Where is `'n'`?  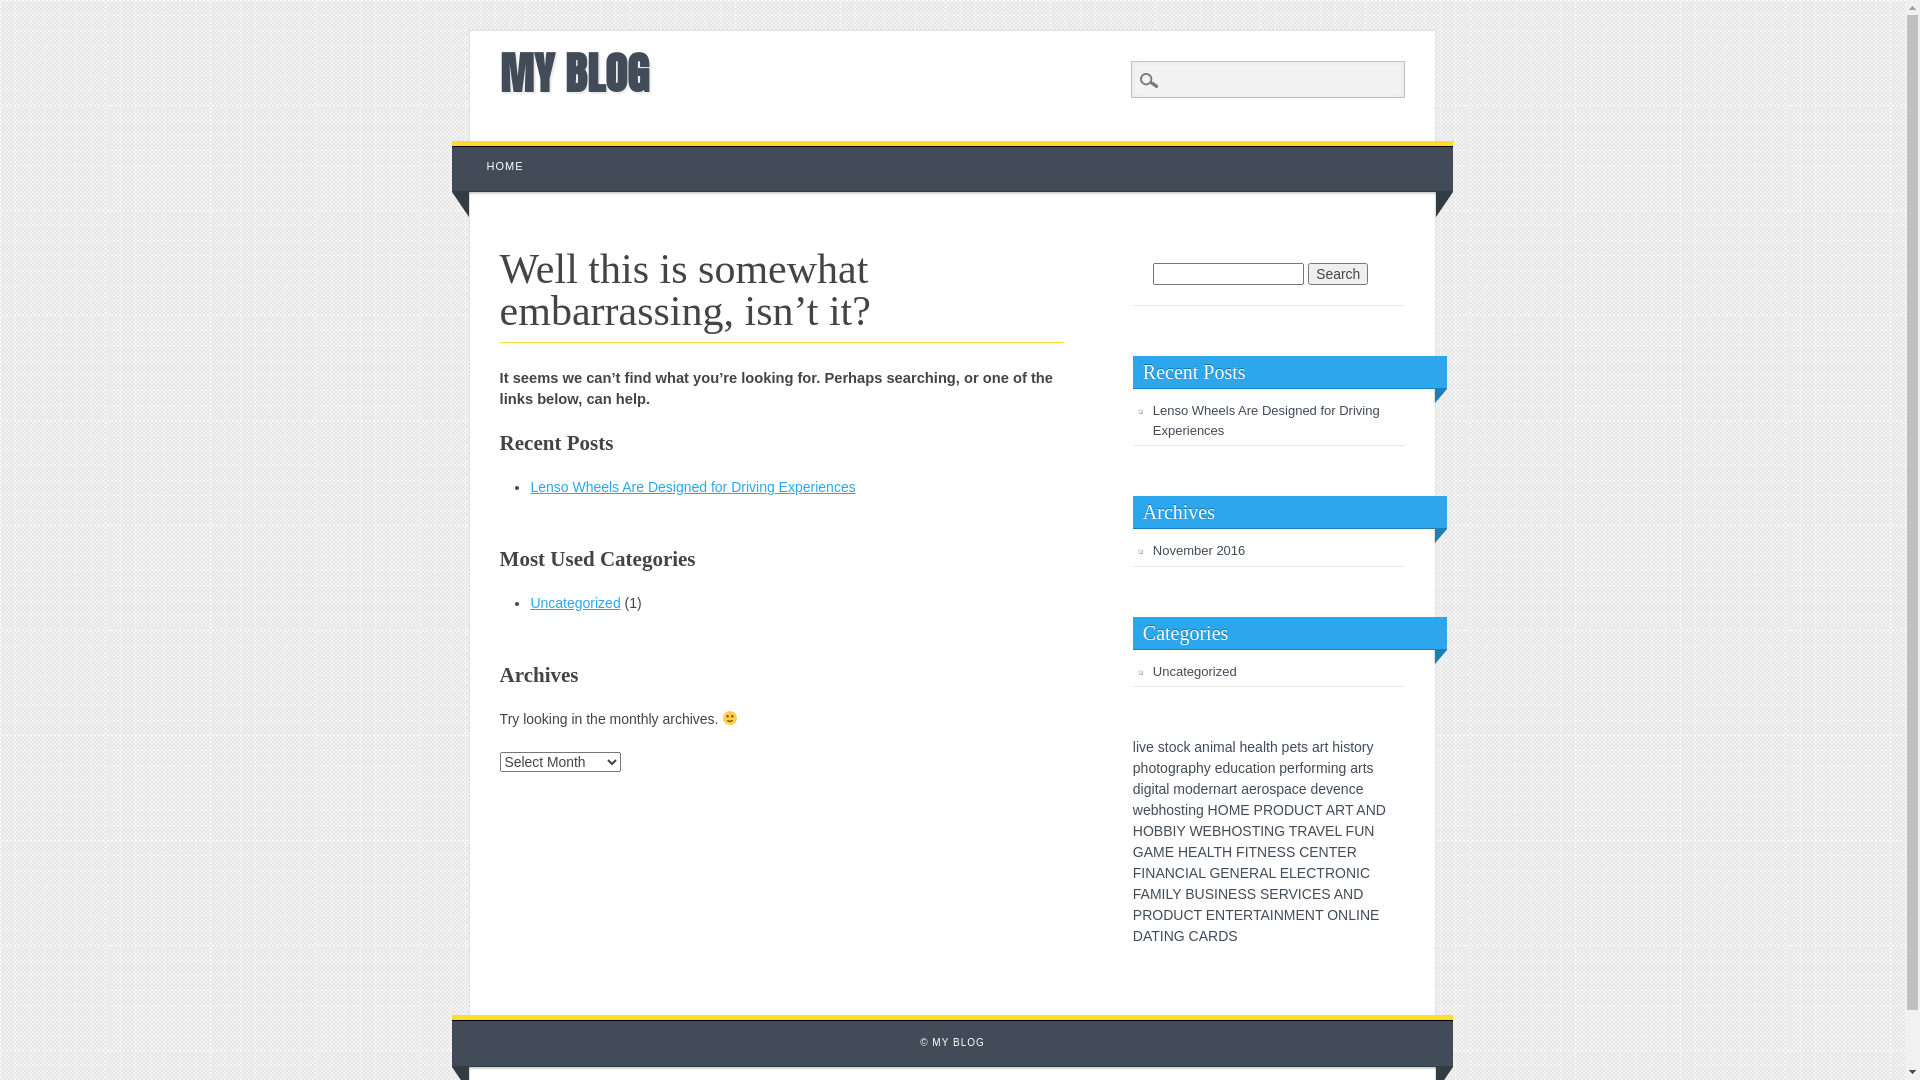
'n' is located at coordinates (1188, 810).